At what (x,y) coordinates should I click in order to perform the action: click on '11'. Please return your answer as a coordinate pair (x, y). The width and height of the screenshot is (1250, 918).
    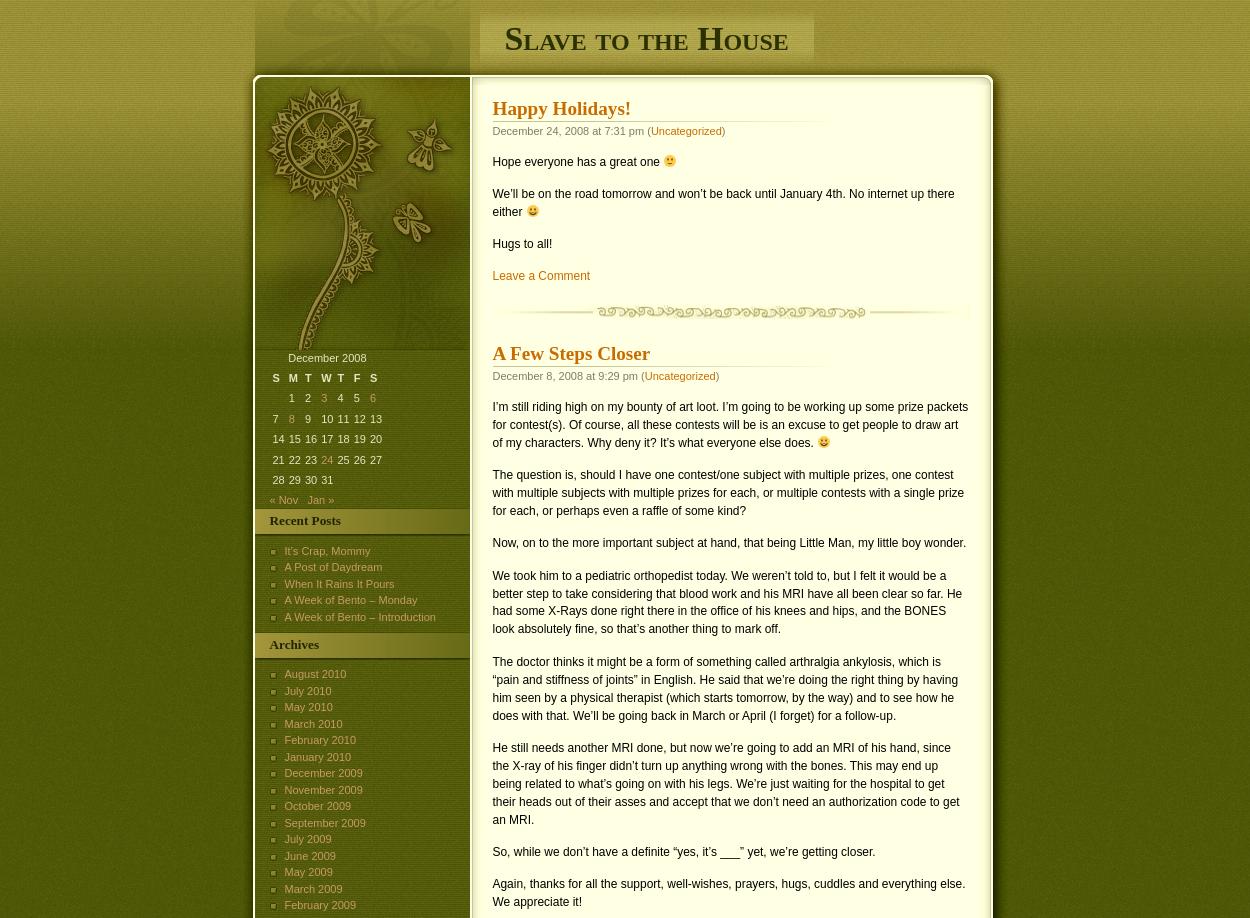
    Looking at the image, I should click on (342, 416).